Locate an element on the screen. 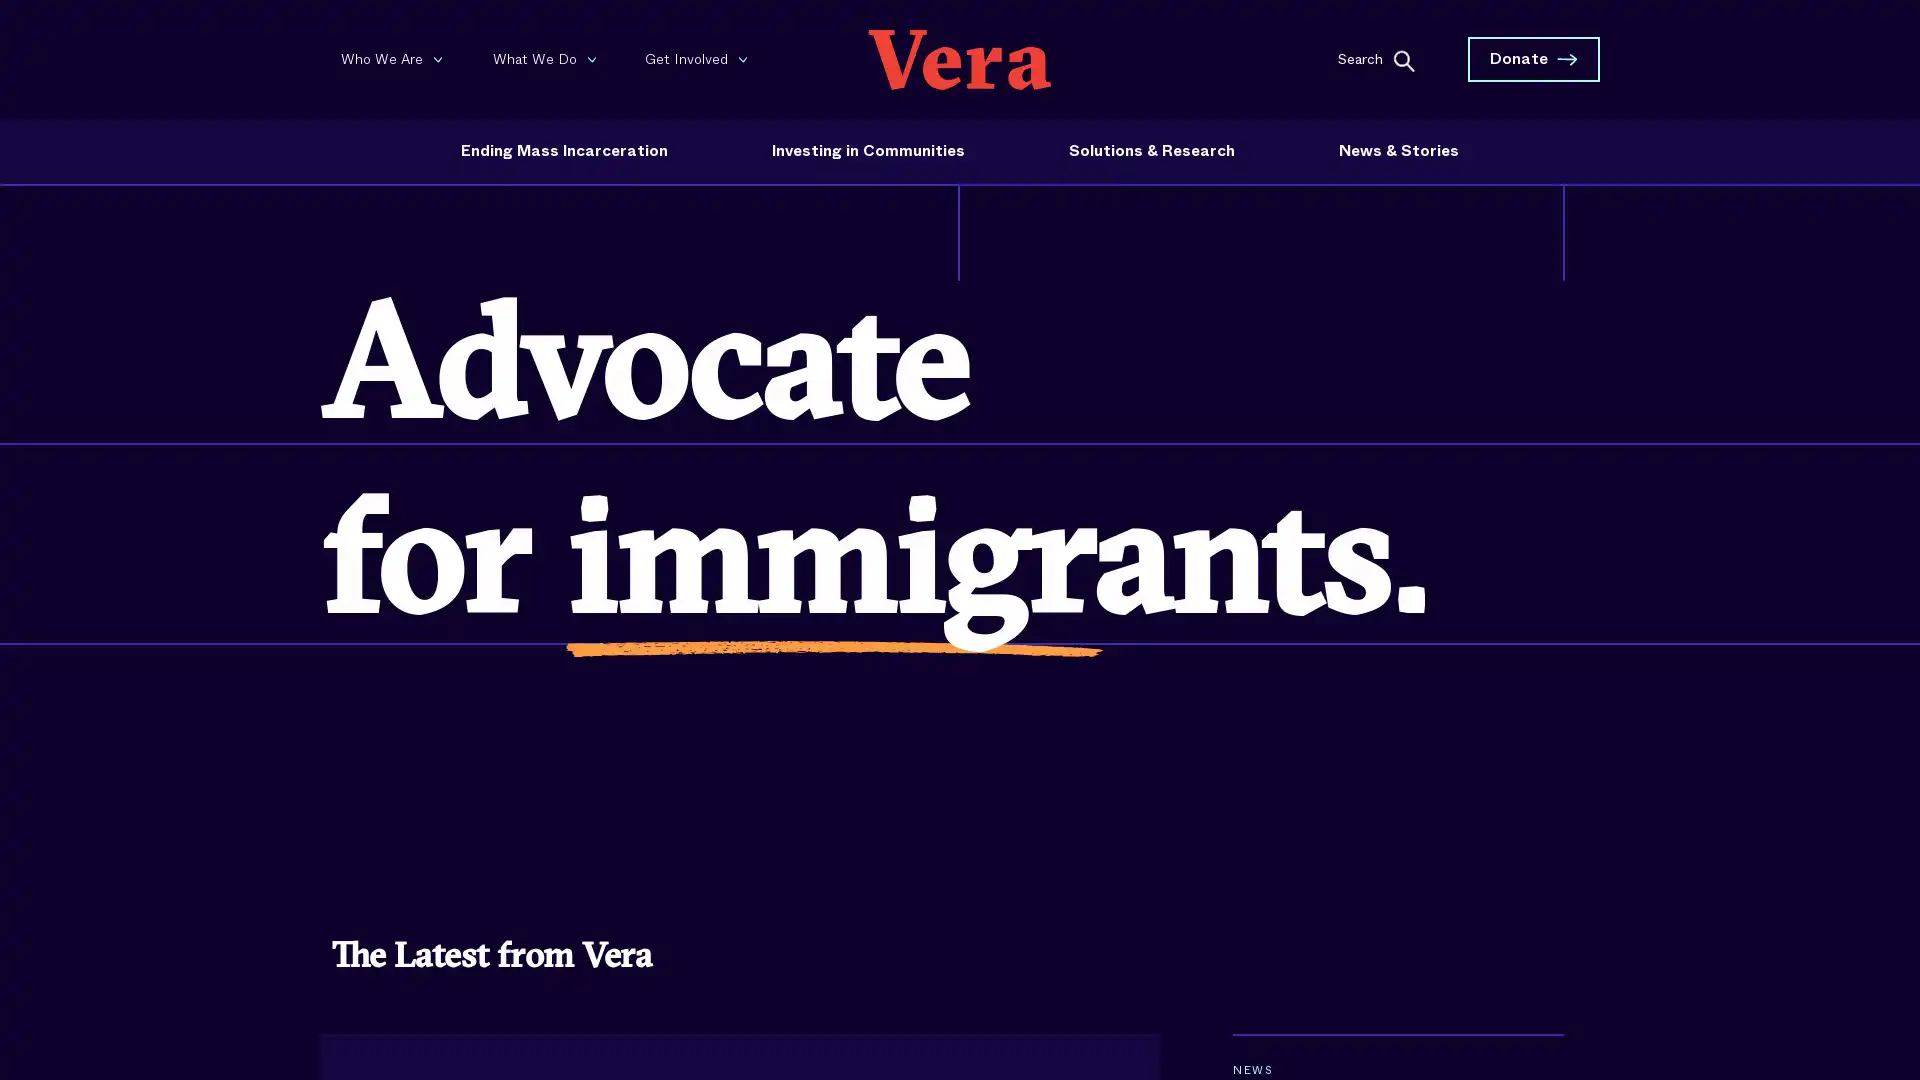 This screenshot has width=1920, height=1080. What We Do is located at coordinates (547, 57).